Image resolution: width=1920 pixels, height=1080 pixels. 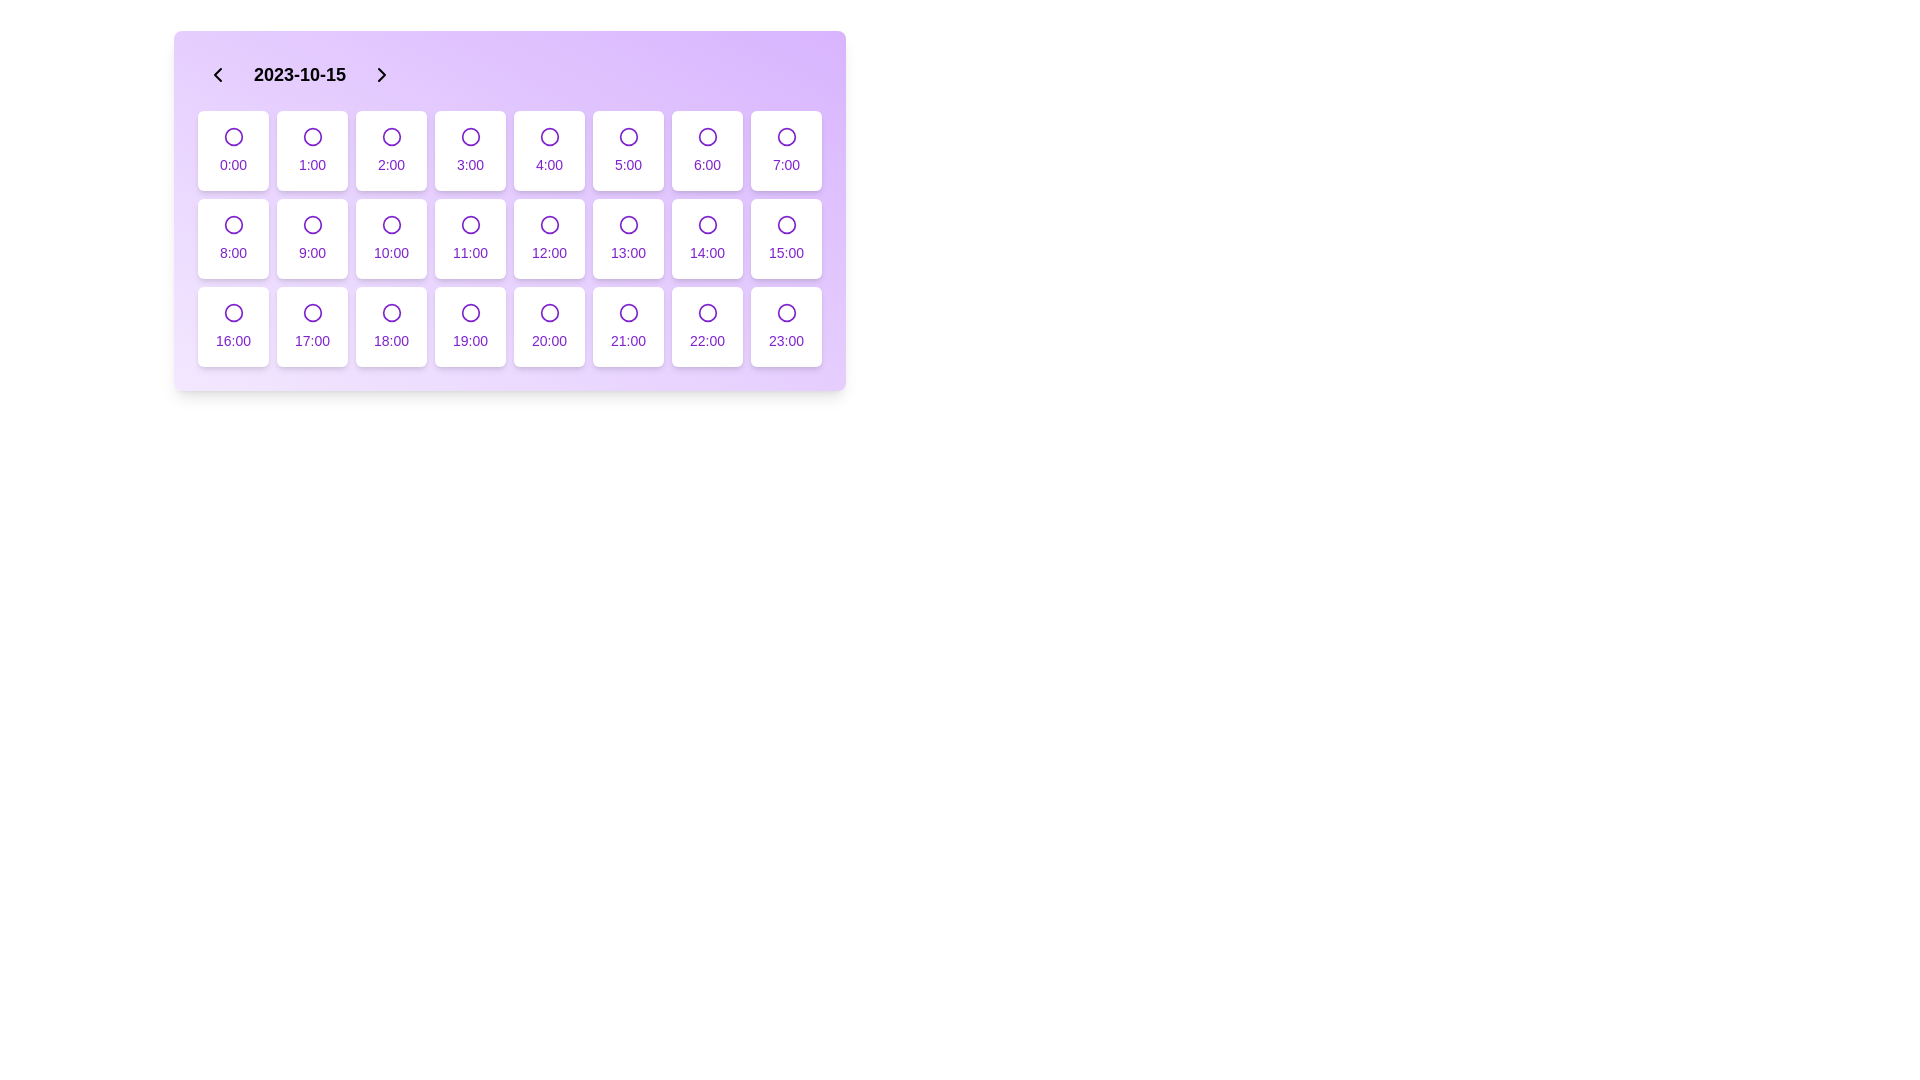 I want to click on the circular icon with a purple stroke located in the time slot labeled '23:00' in the bottom-right corner of the time grid, so click(x=785, y=312).